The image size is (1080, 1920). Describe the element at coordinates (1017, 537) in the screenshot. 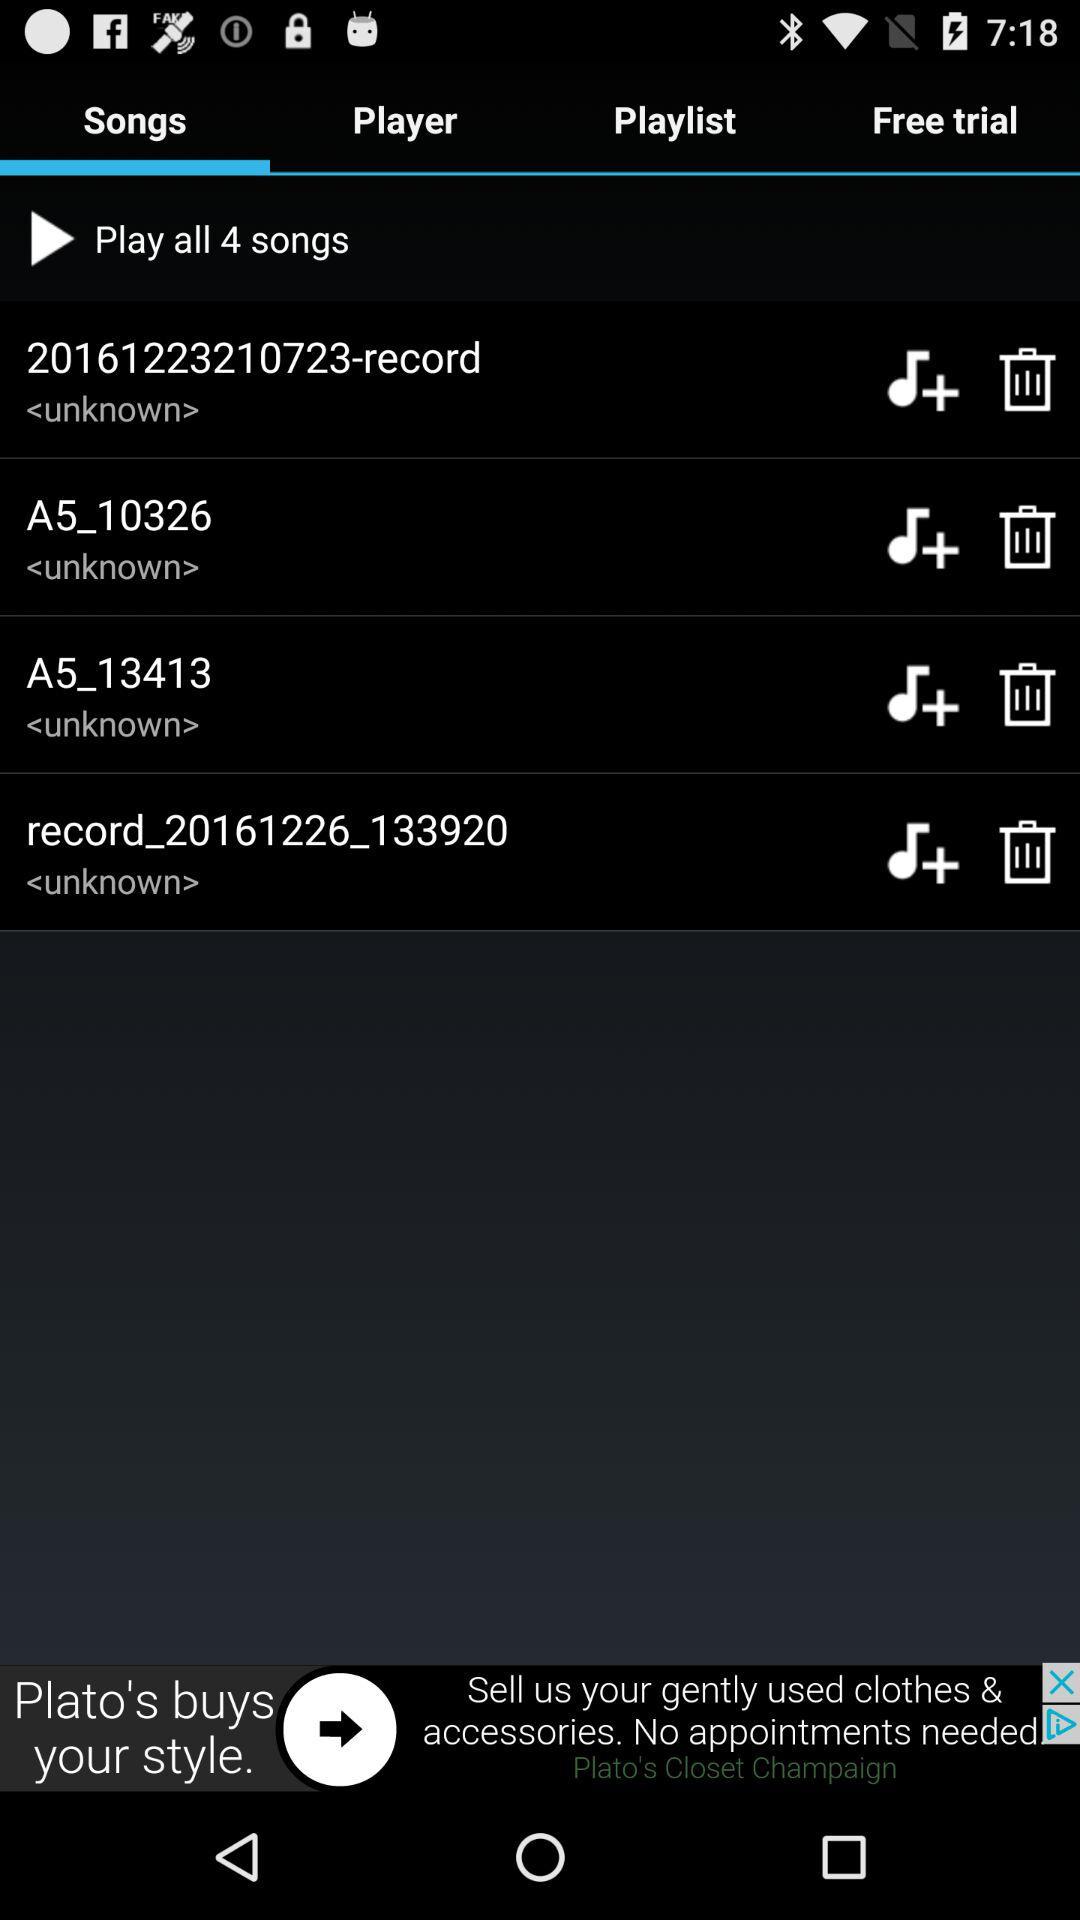

I see `delete song` at that location.